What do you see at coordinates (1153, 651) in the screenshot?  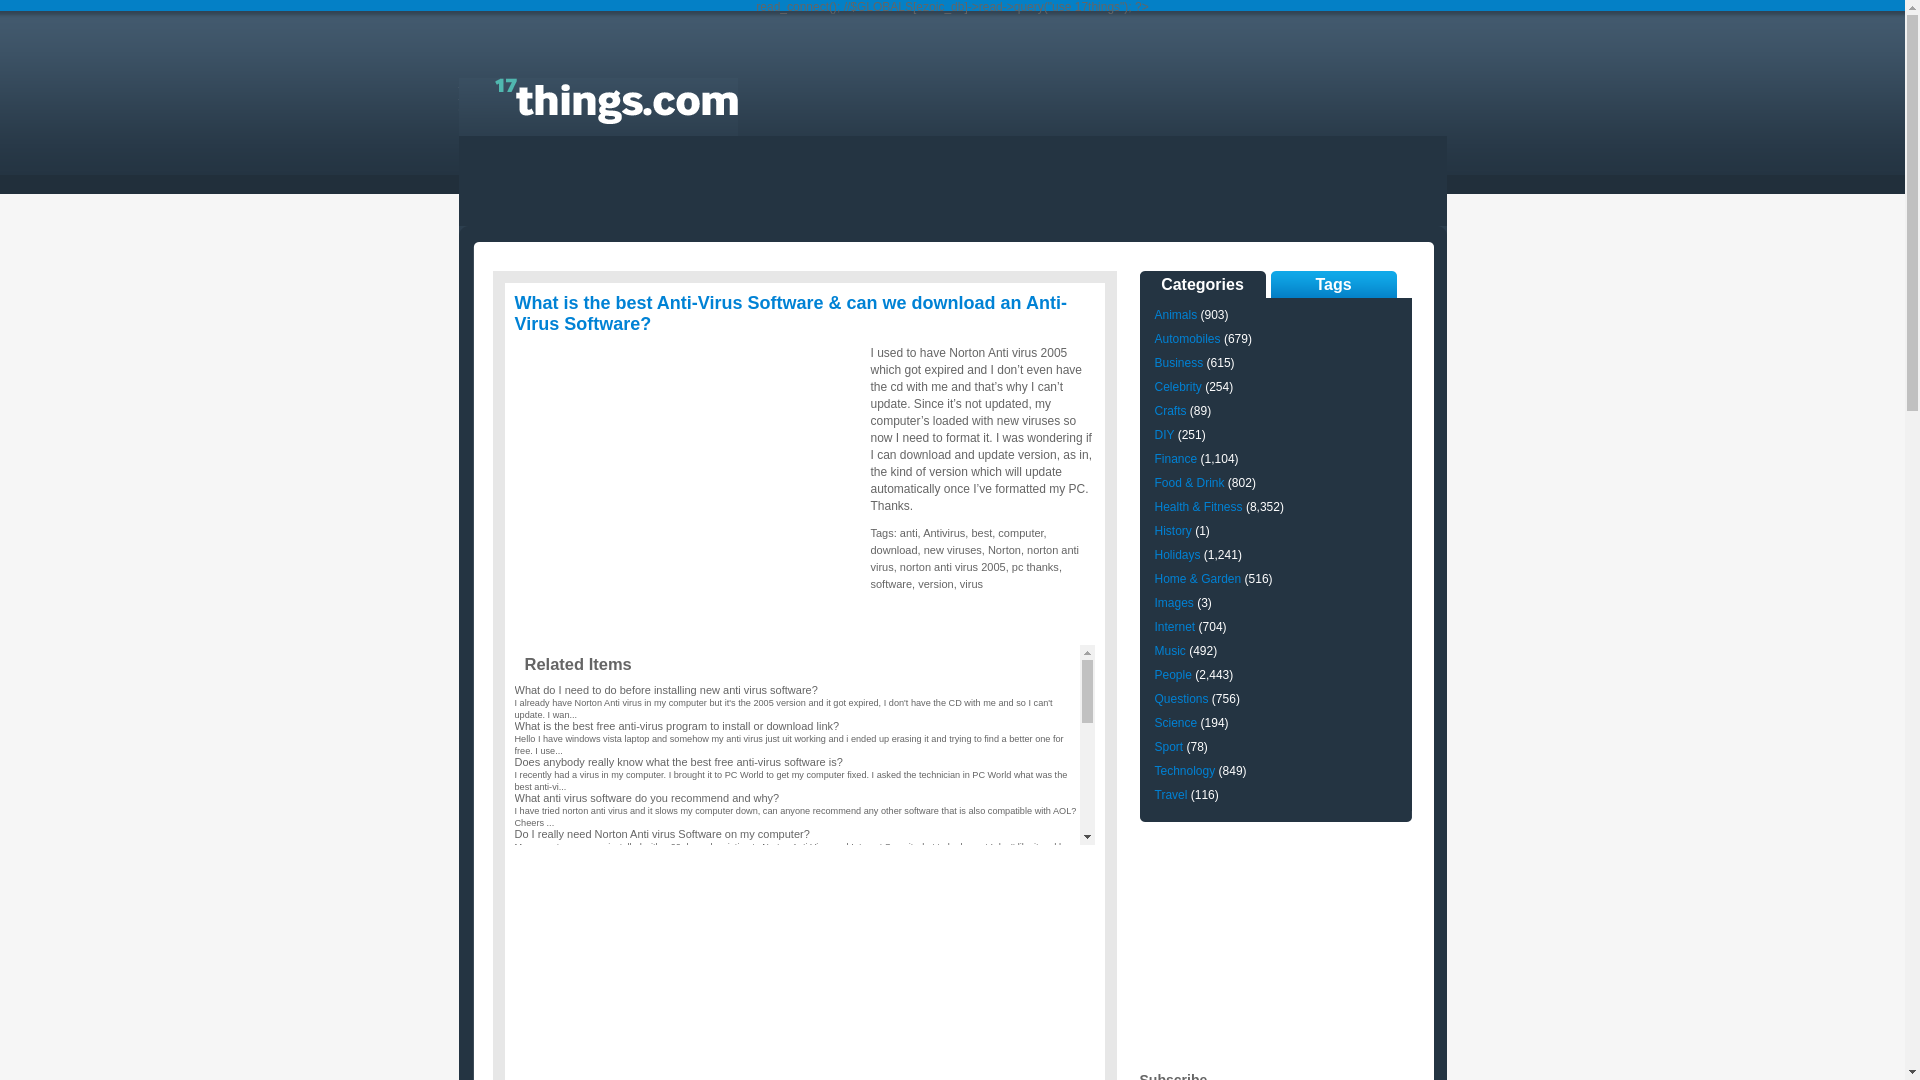 I see `'Music'` at bounding box center [1153, 651].